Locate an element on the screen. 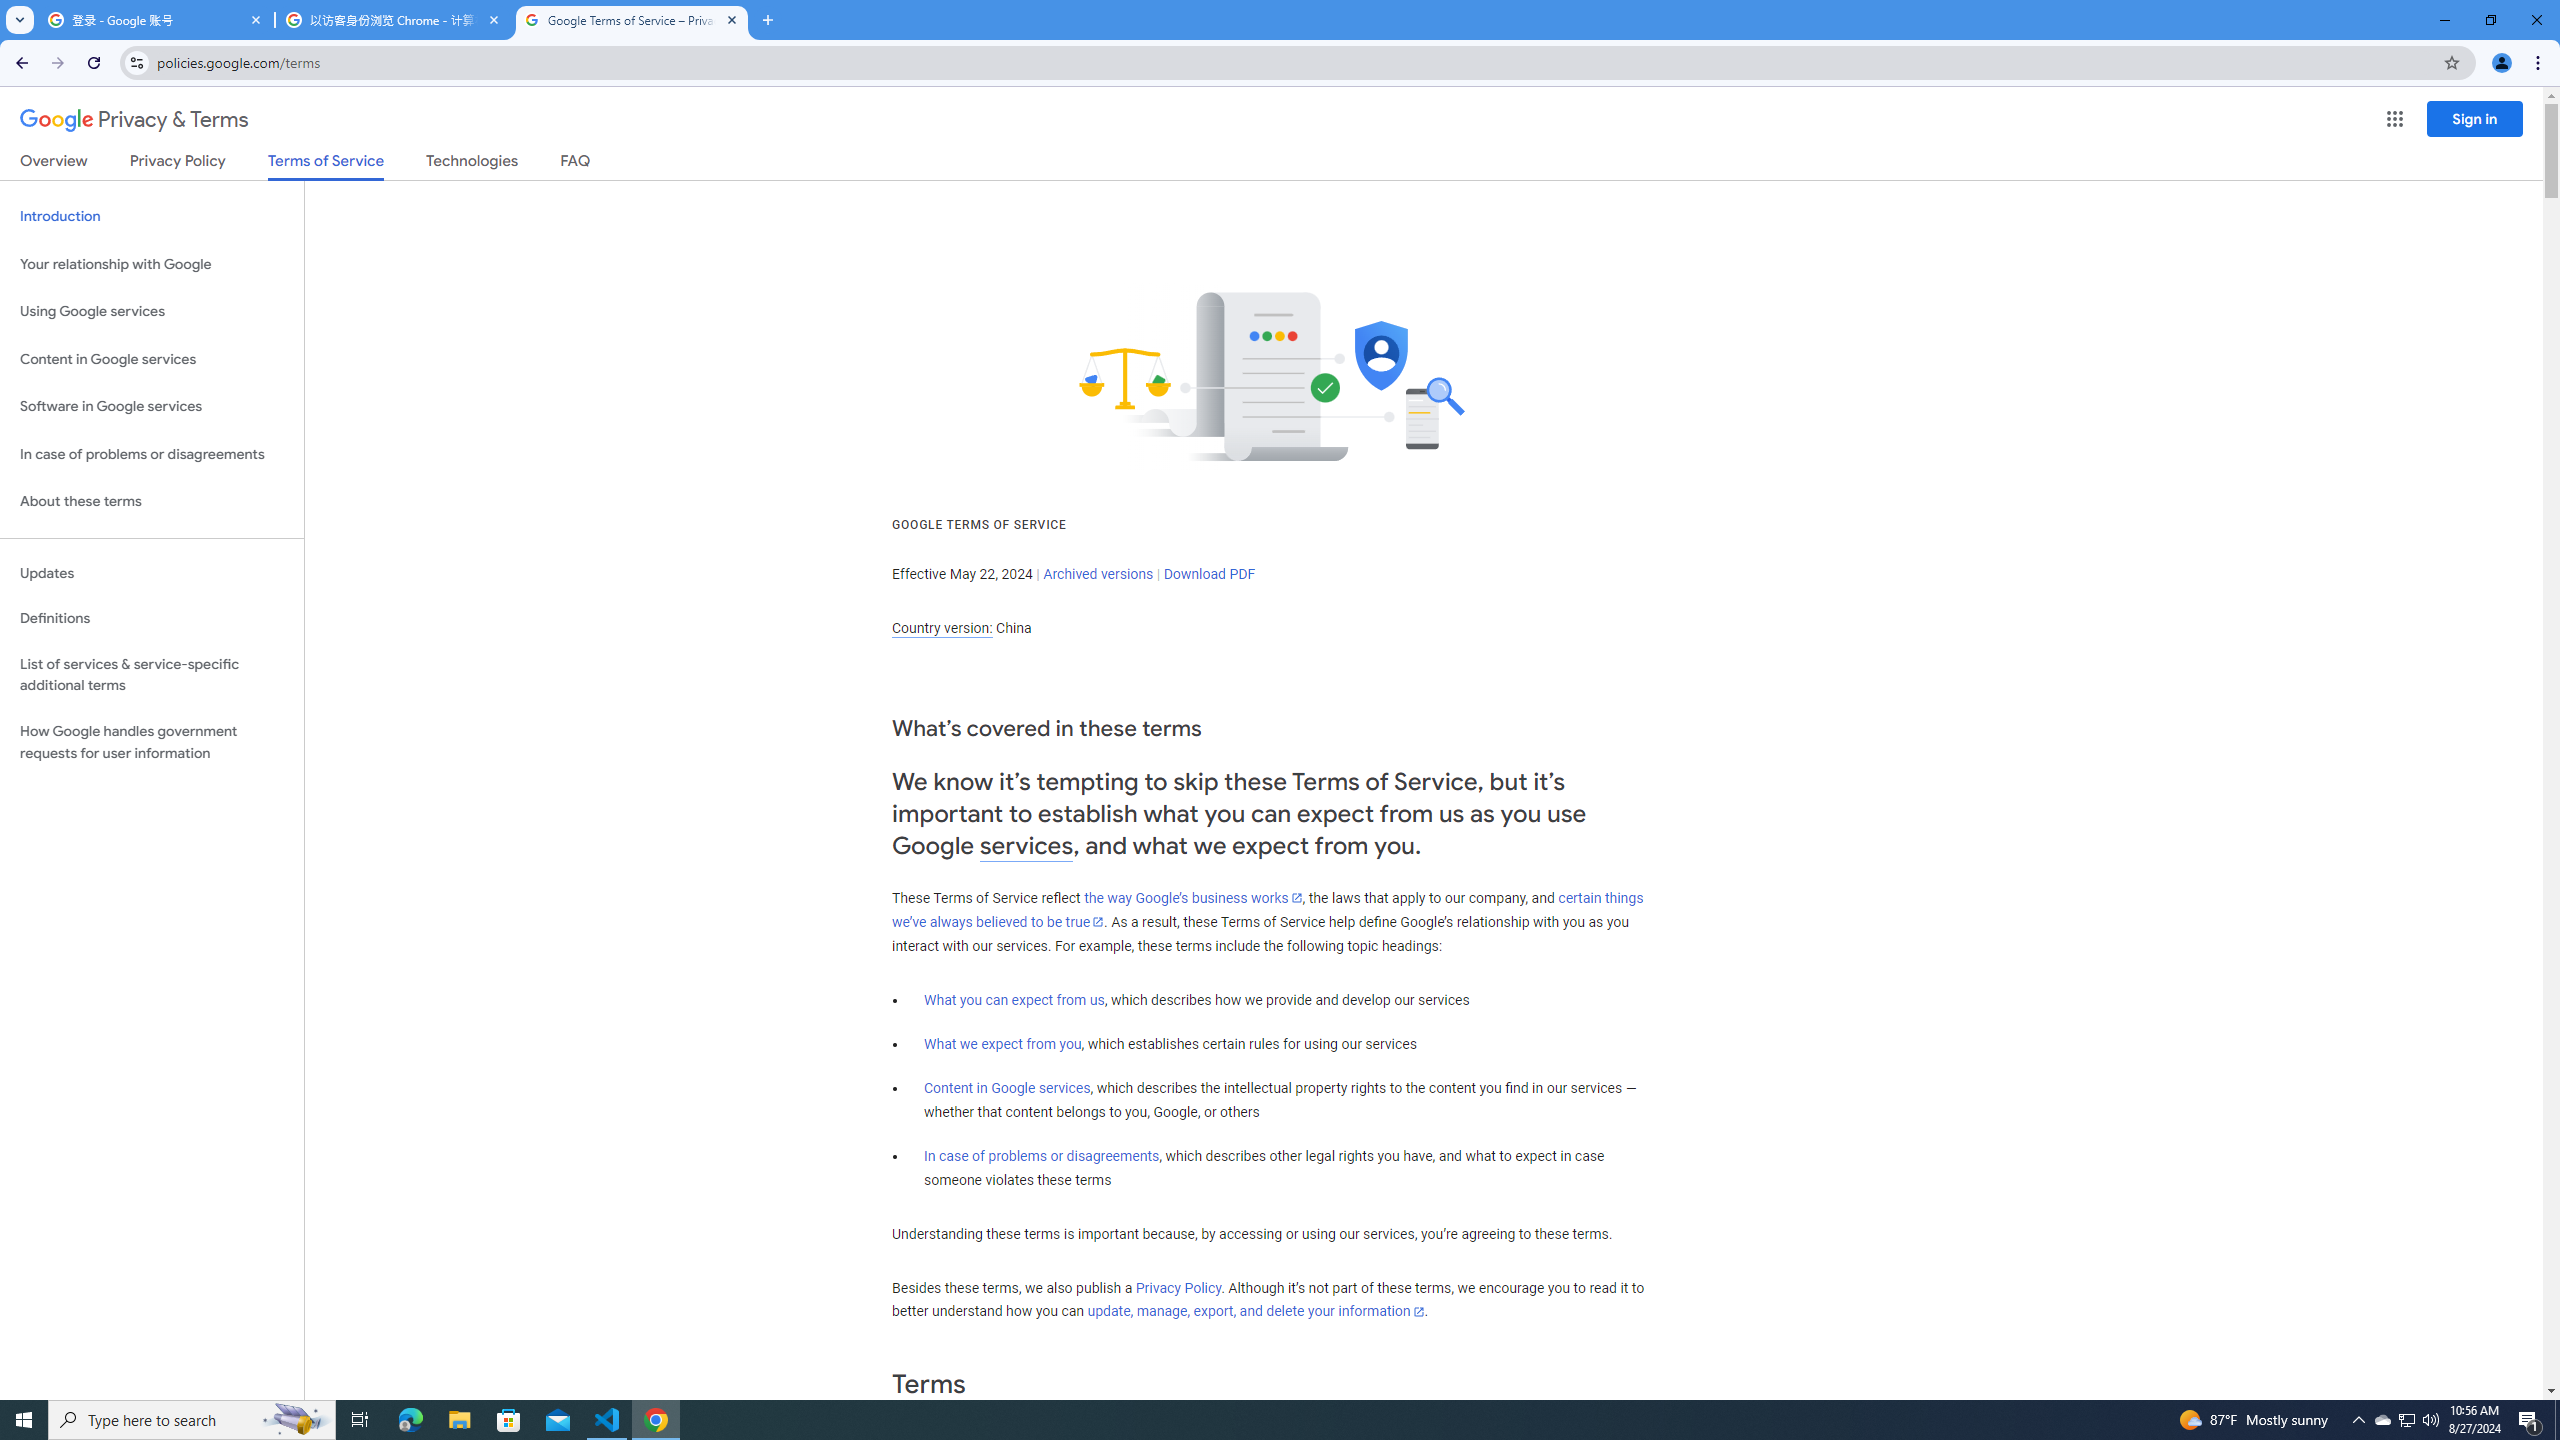 This screenshot has width=2560, height=1440. 'Country version:' is located at coordinates (941, 628).